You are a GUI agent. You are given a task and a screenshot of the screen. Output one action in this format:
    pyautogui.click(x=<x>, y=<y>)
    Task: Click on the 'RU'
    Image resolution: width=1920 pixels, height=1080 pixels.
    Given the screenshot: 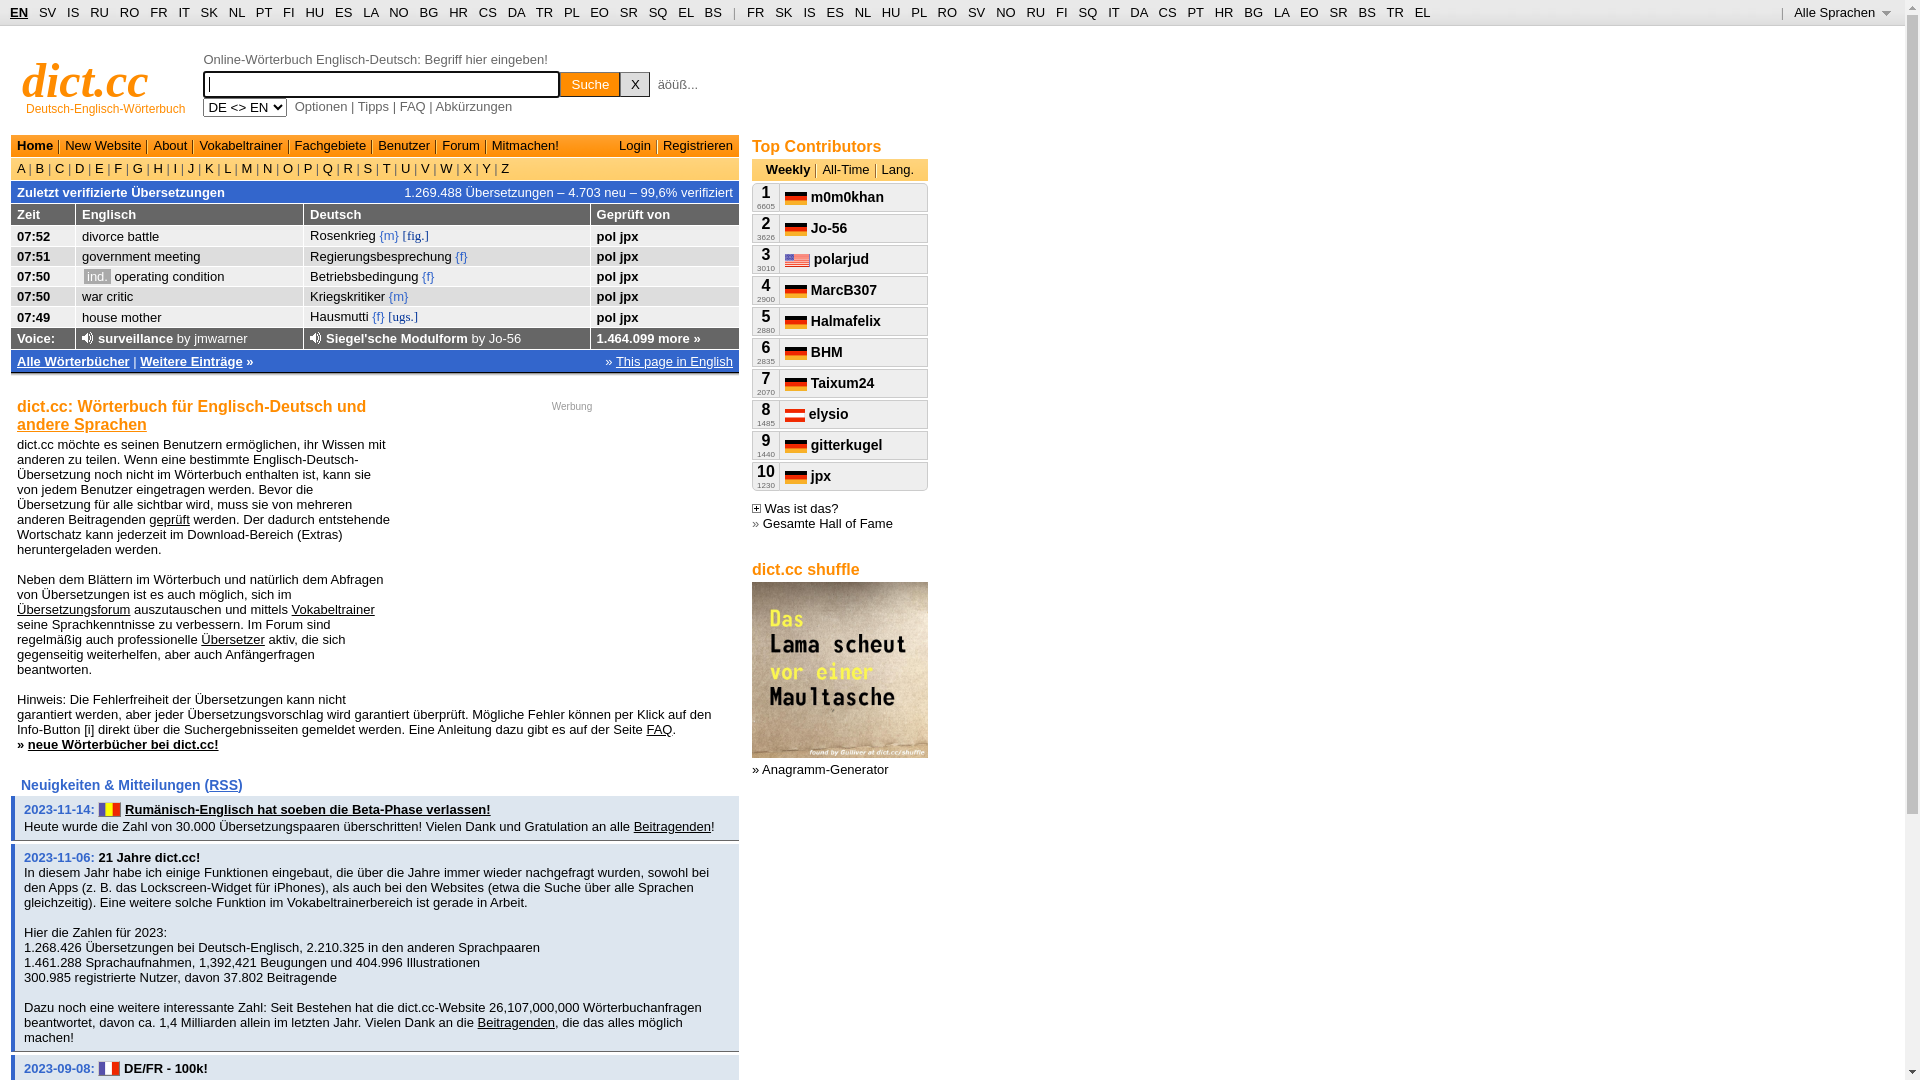 What is the action you would take?
    pyautogui.click(x=1035, y=12)
    